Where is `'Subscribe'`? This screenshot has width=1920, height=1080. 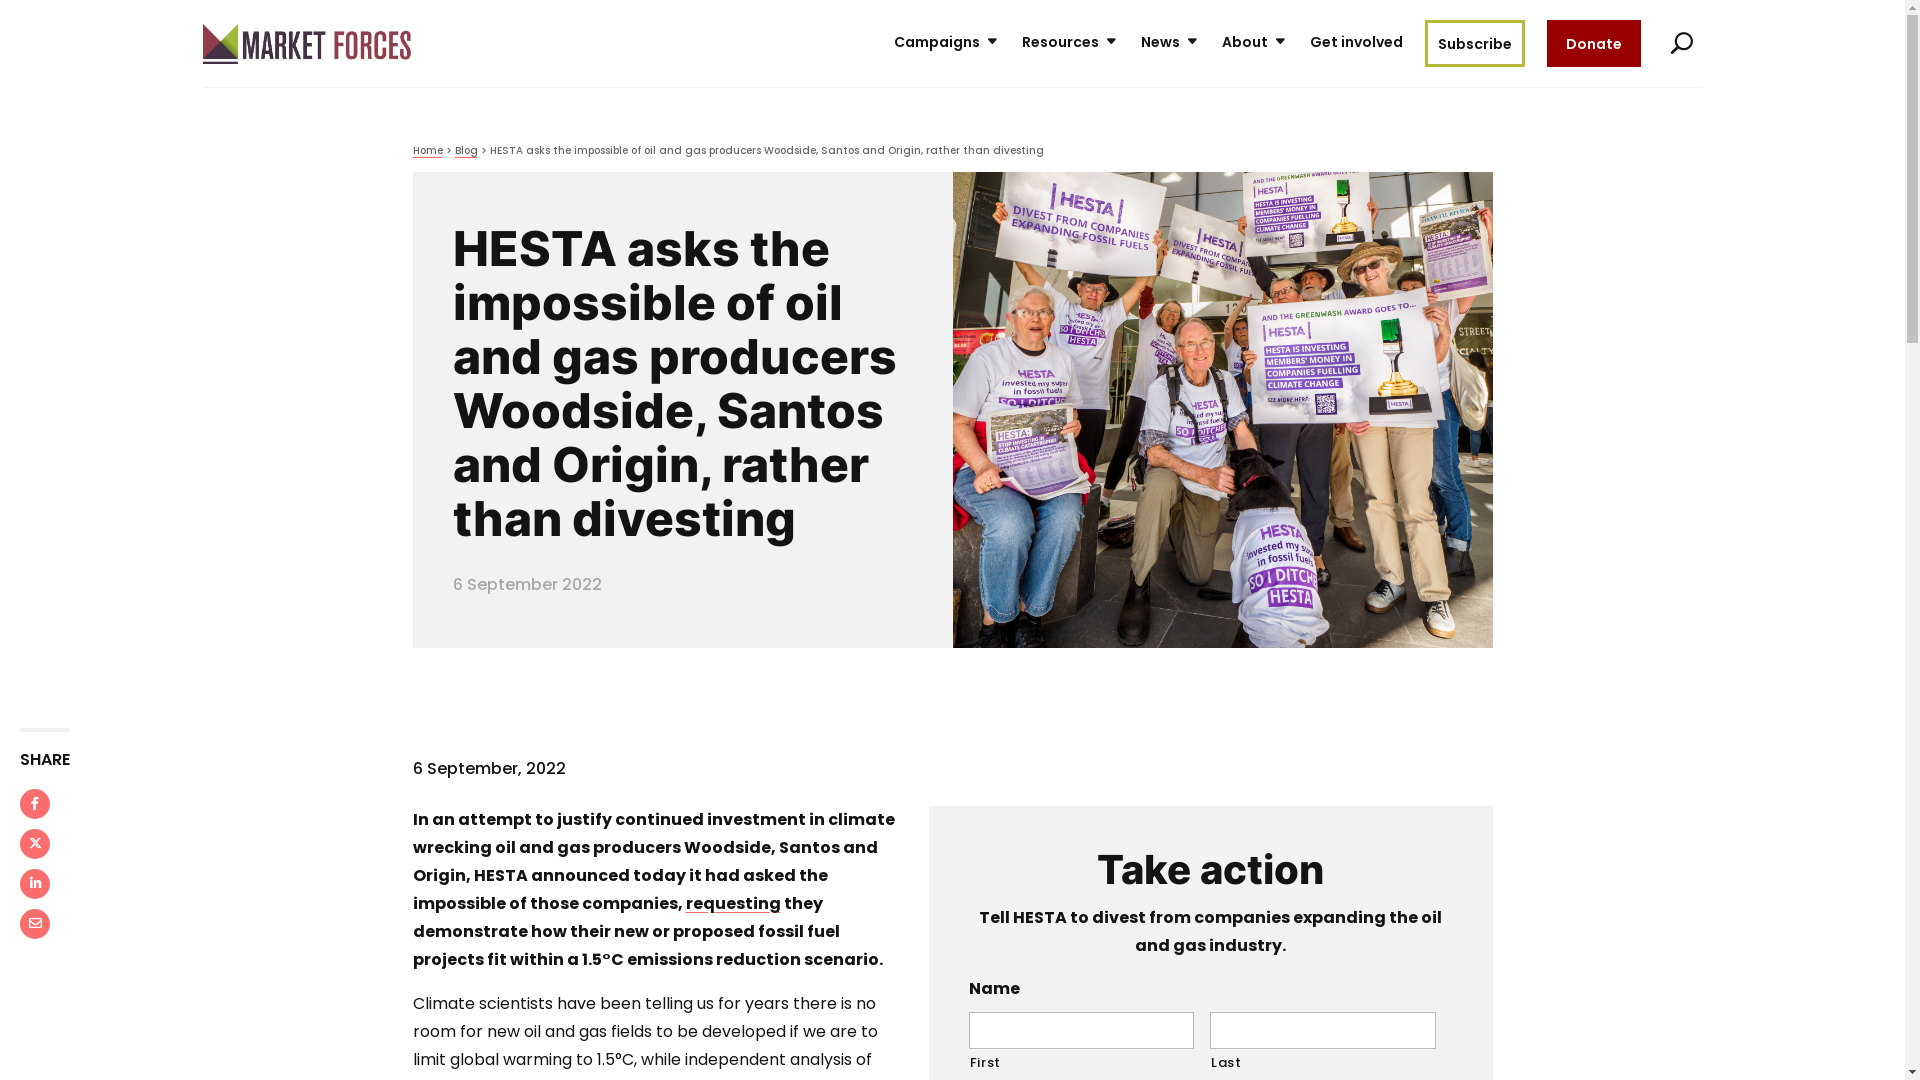 'Subscribe' is located at coordinates (1473, 43).